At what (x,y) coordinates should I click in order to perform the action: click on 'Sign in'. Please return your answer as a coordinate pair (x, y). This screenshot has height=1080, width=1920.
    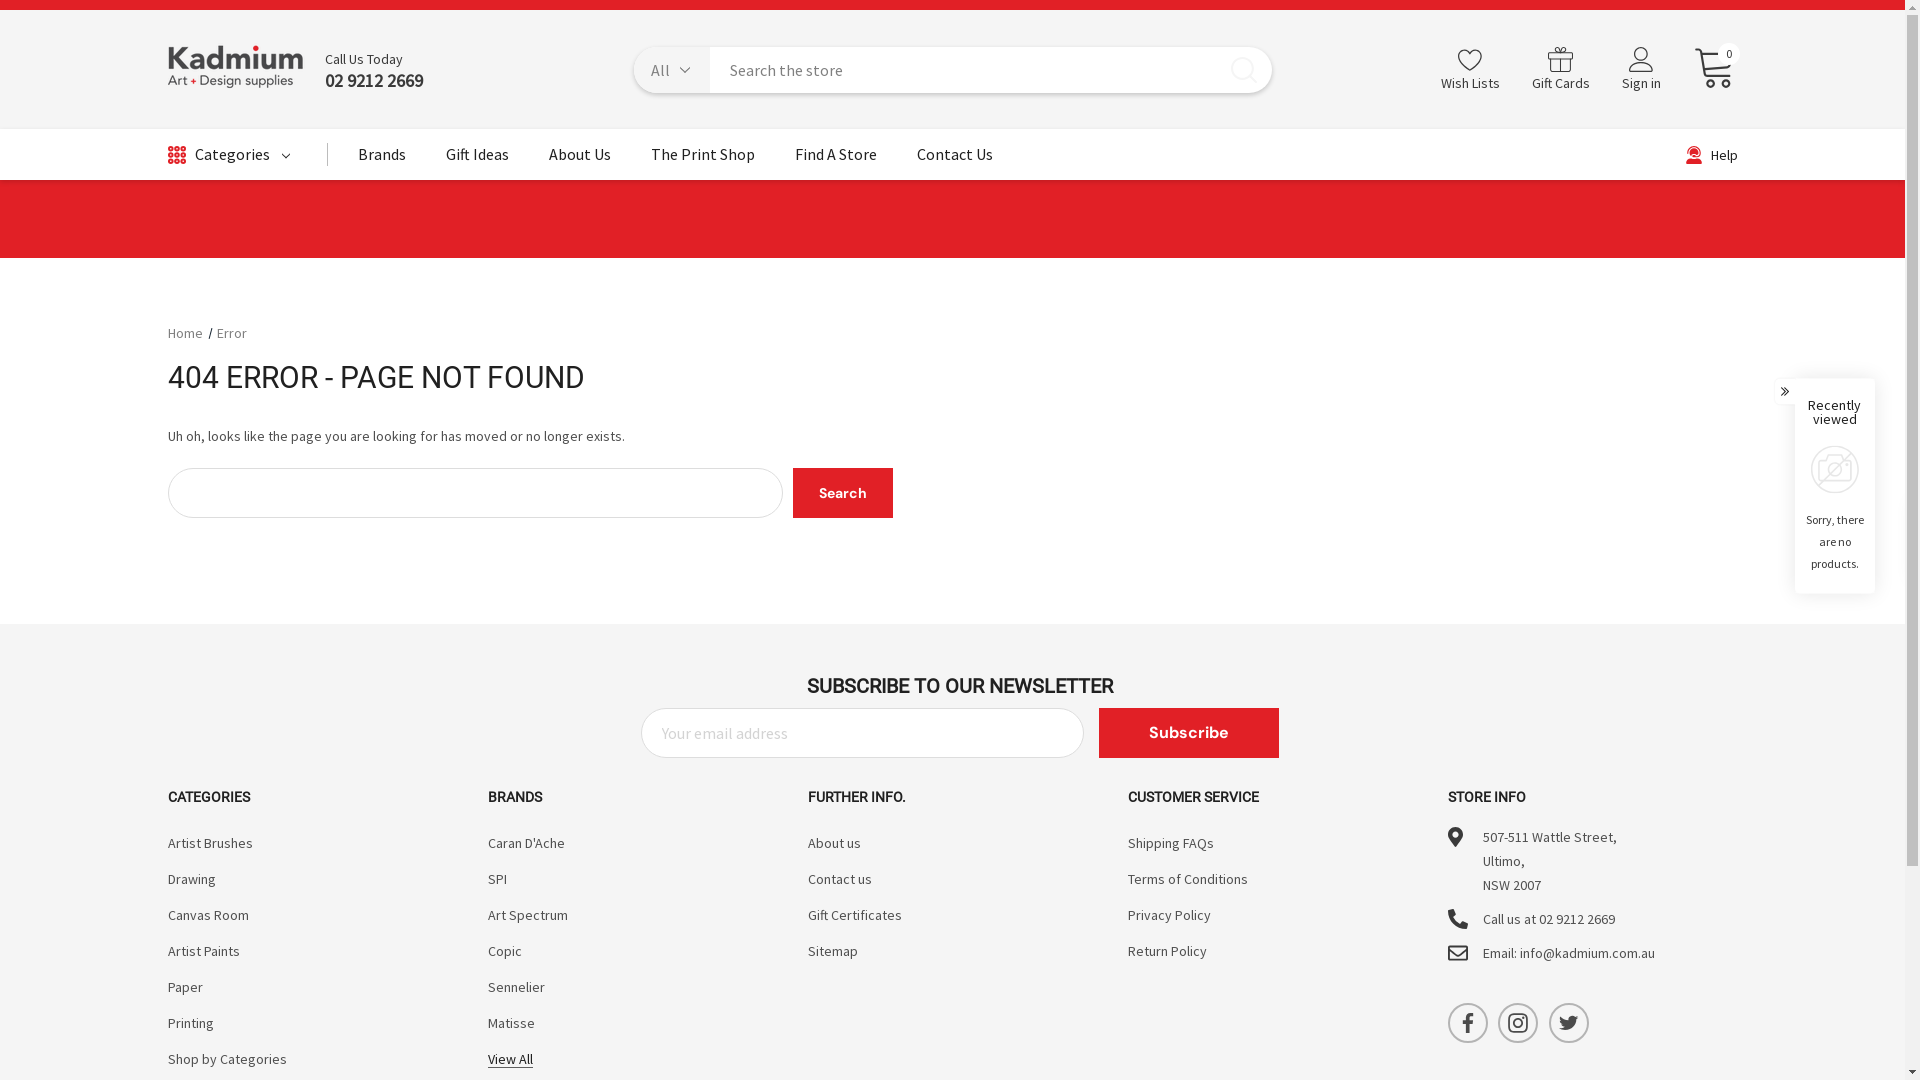
    Looking at the image, I should click on (1606, 69).